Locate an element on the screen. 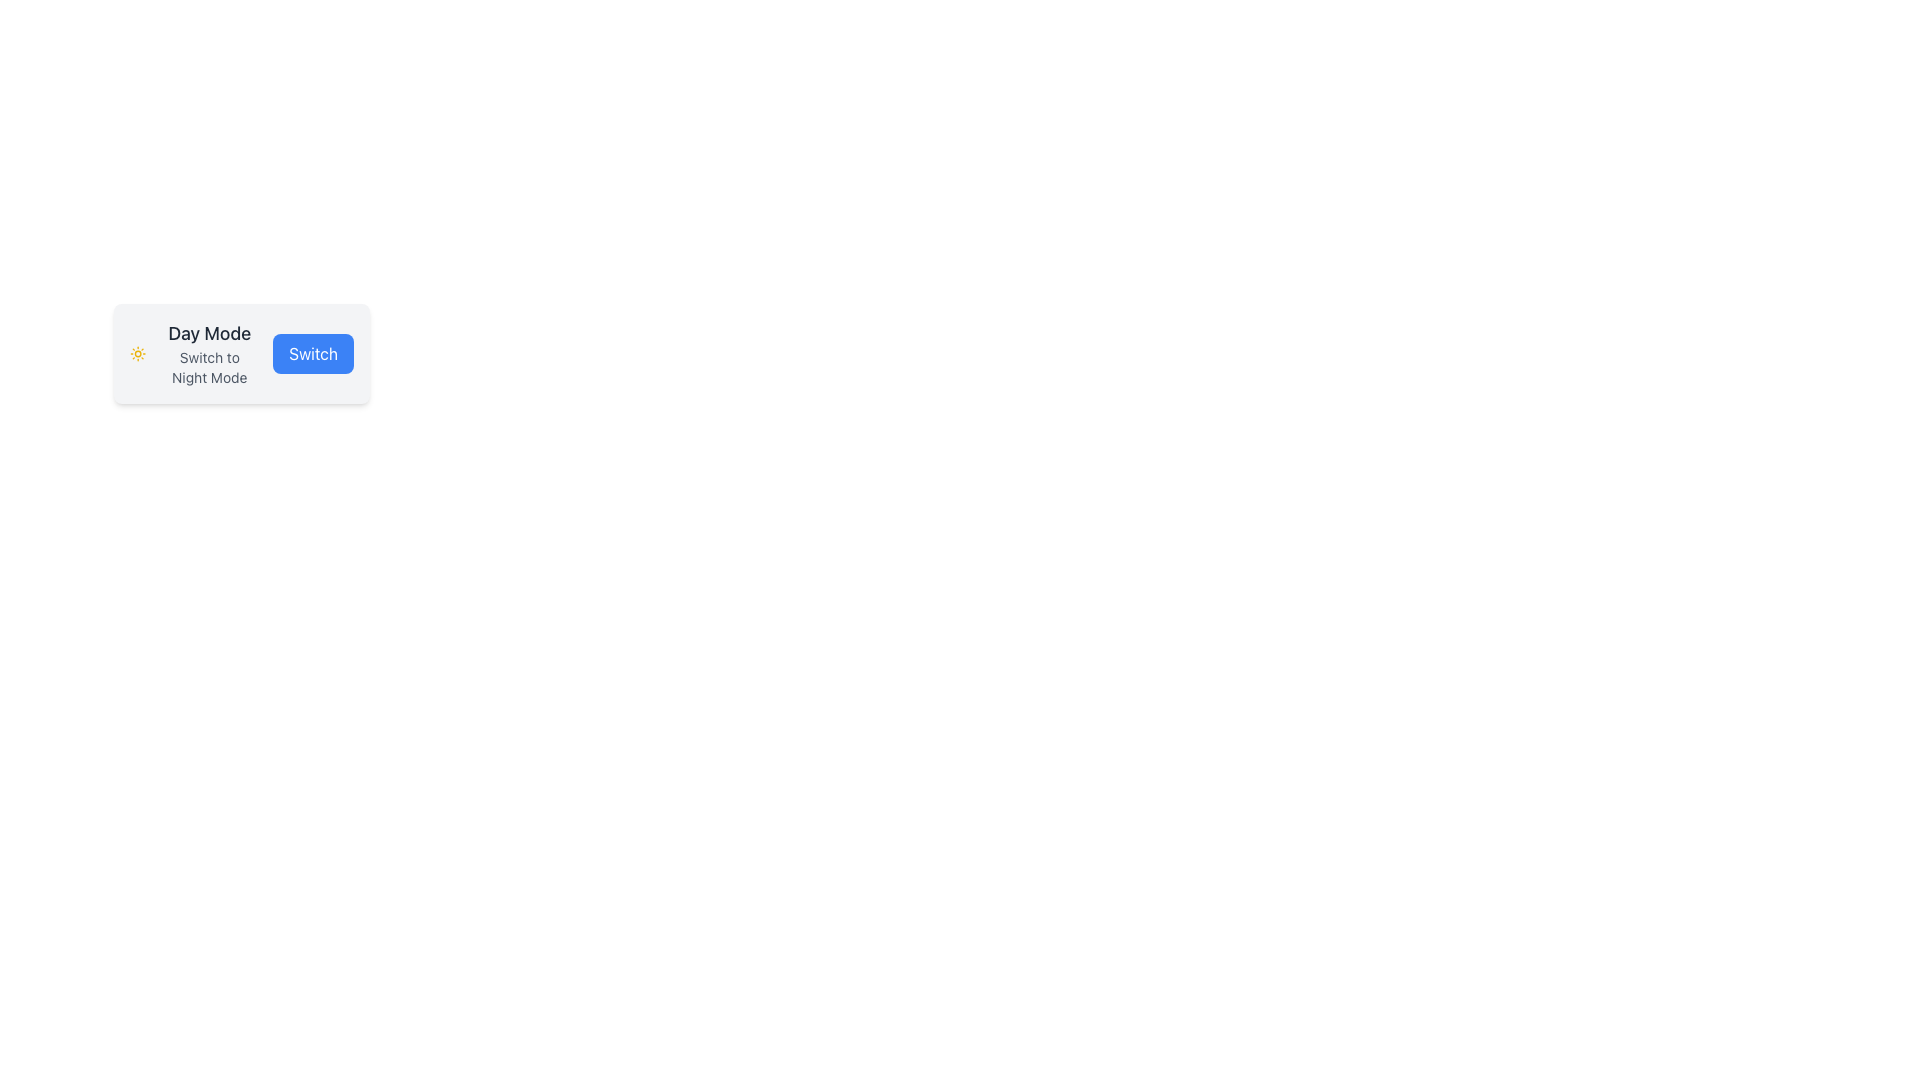  the yellow sun icon located to the left of the 'Day Mode' text within the card interface is located at coordinates (137, 353).